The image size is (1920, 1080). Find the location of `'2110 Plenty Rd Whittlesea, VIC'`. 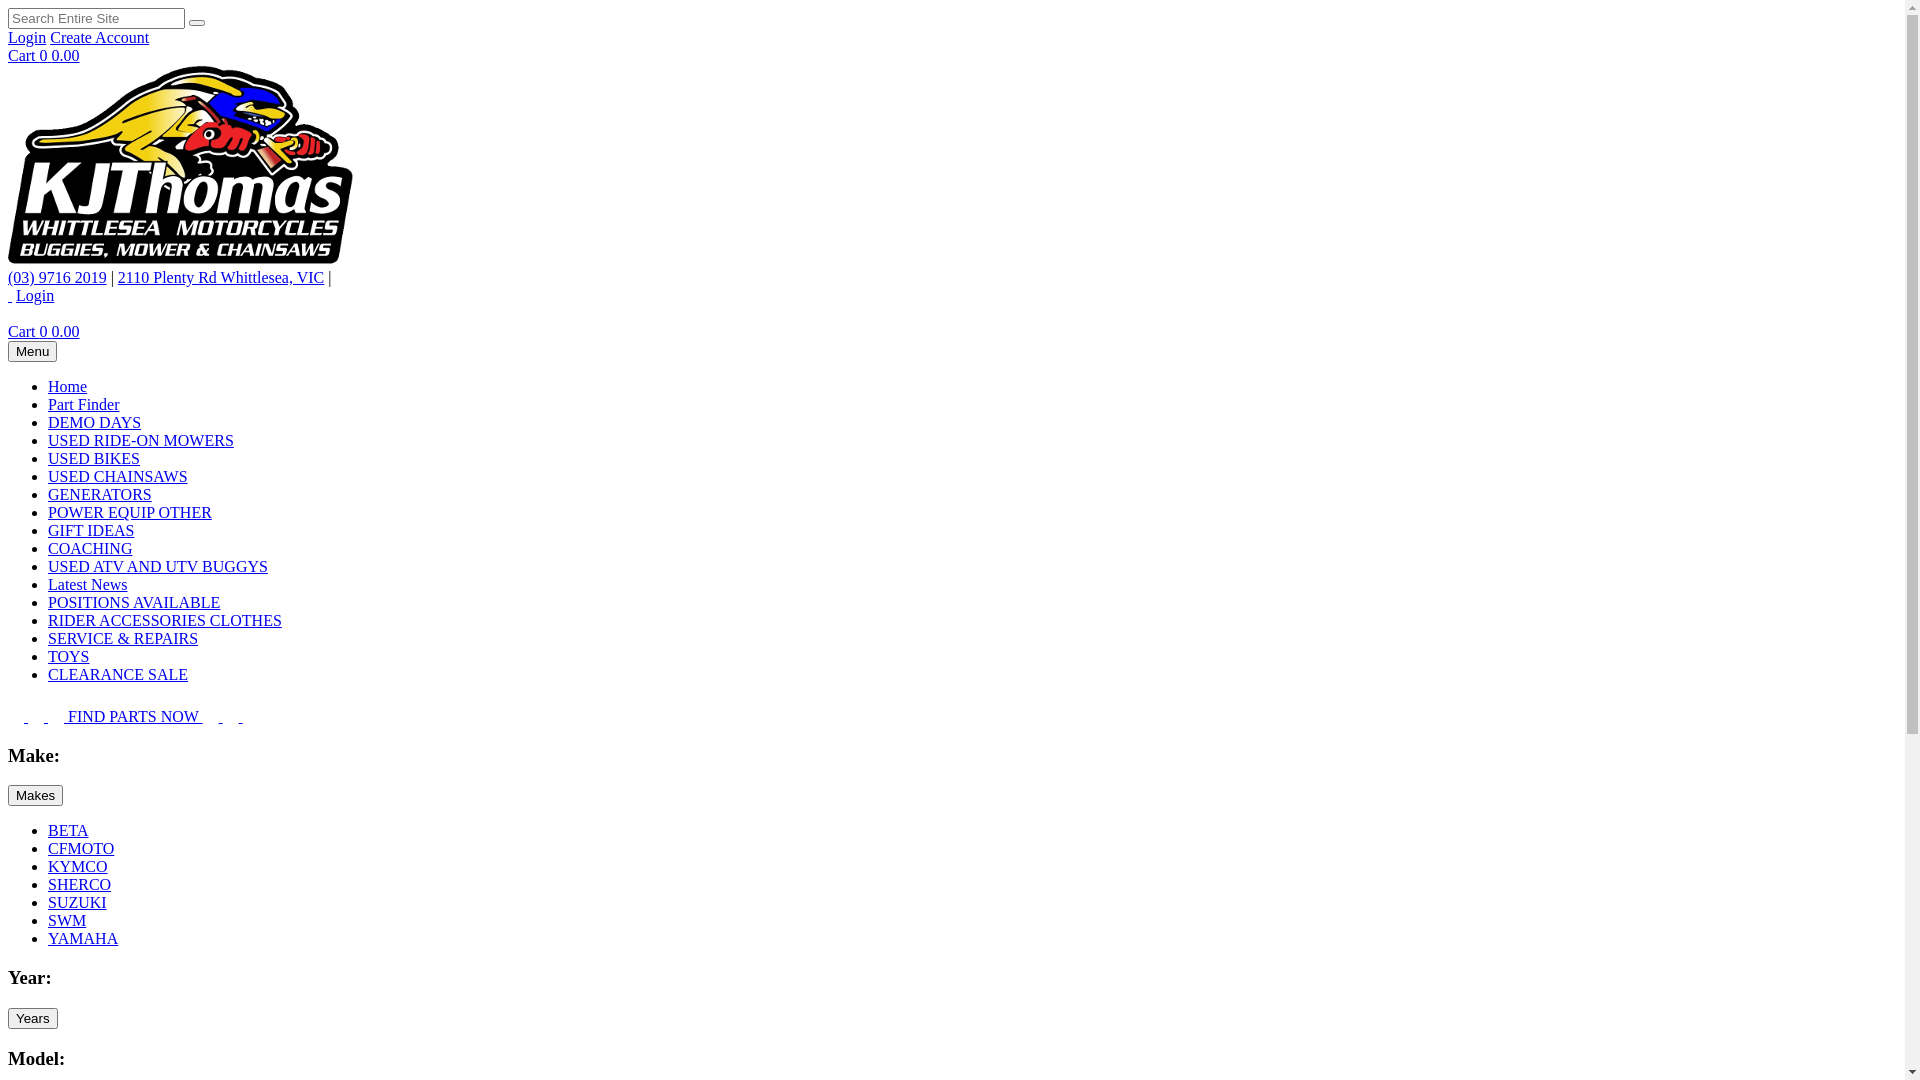

'2110 Plenty Rd Whittlesea, VIC' is located at coordinates (220, 277).